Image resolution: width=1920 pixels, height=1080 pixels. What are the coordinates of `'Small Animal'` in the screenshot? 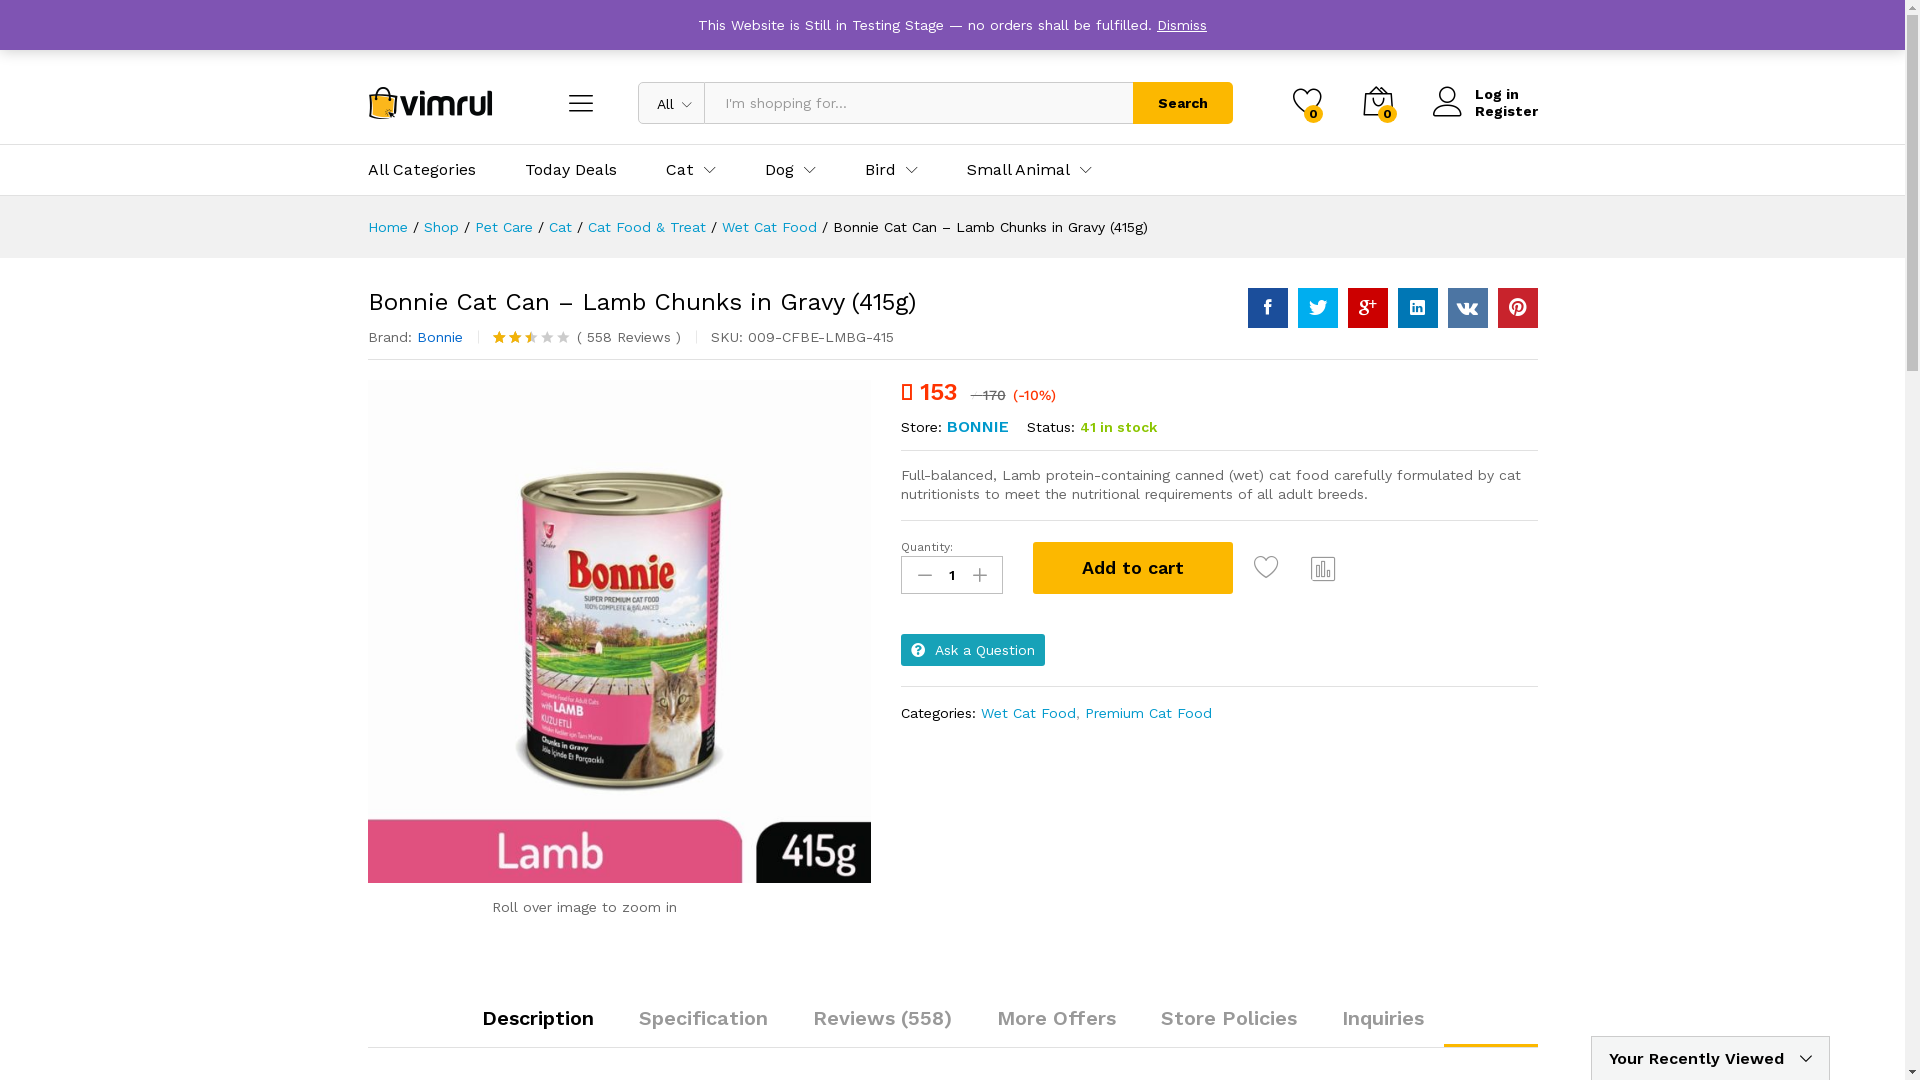 It's located at (1017, 168).